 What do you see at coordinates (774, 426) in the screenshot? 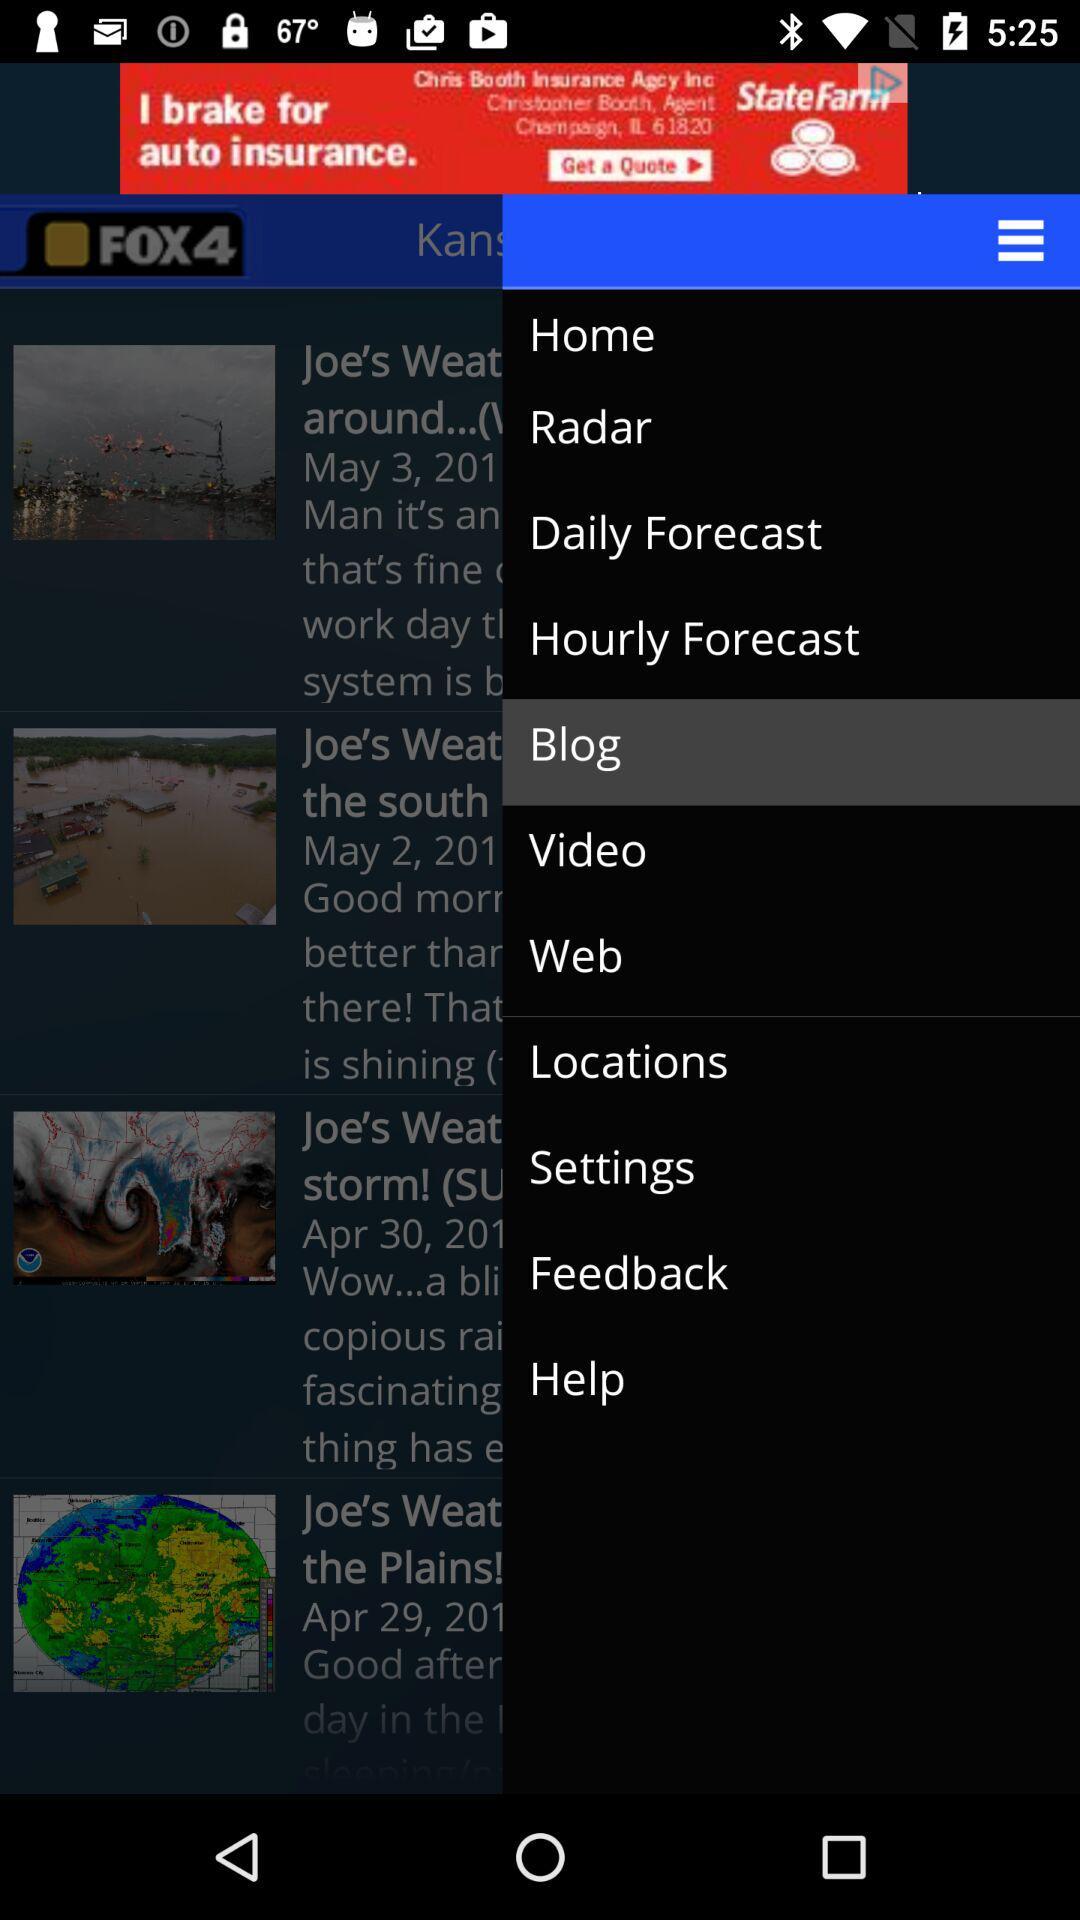
I see `icon above the man it s item` at bounding box center [774, 426].